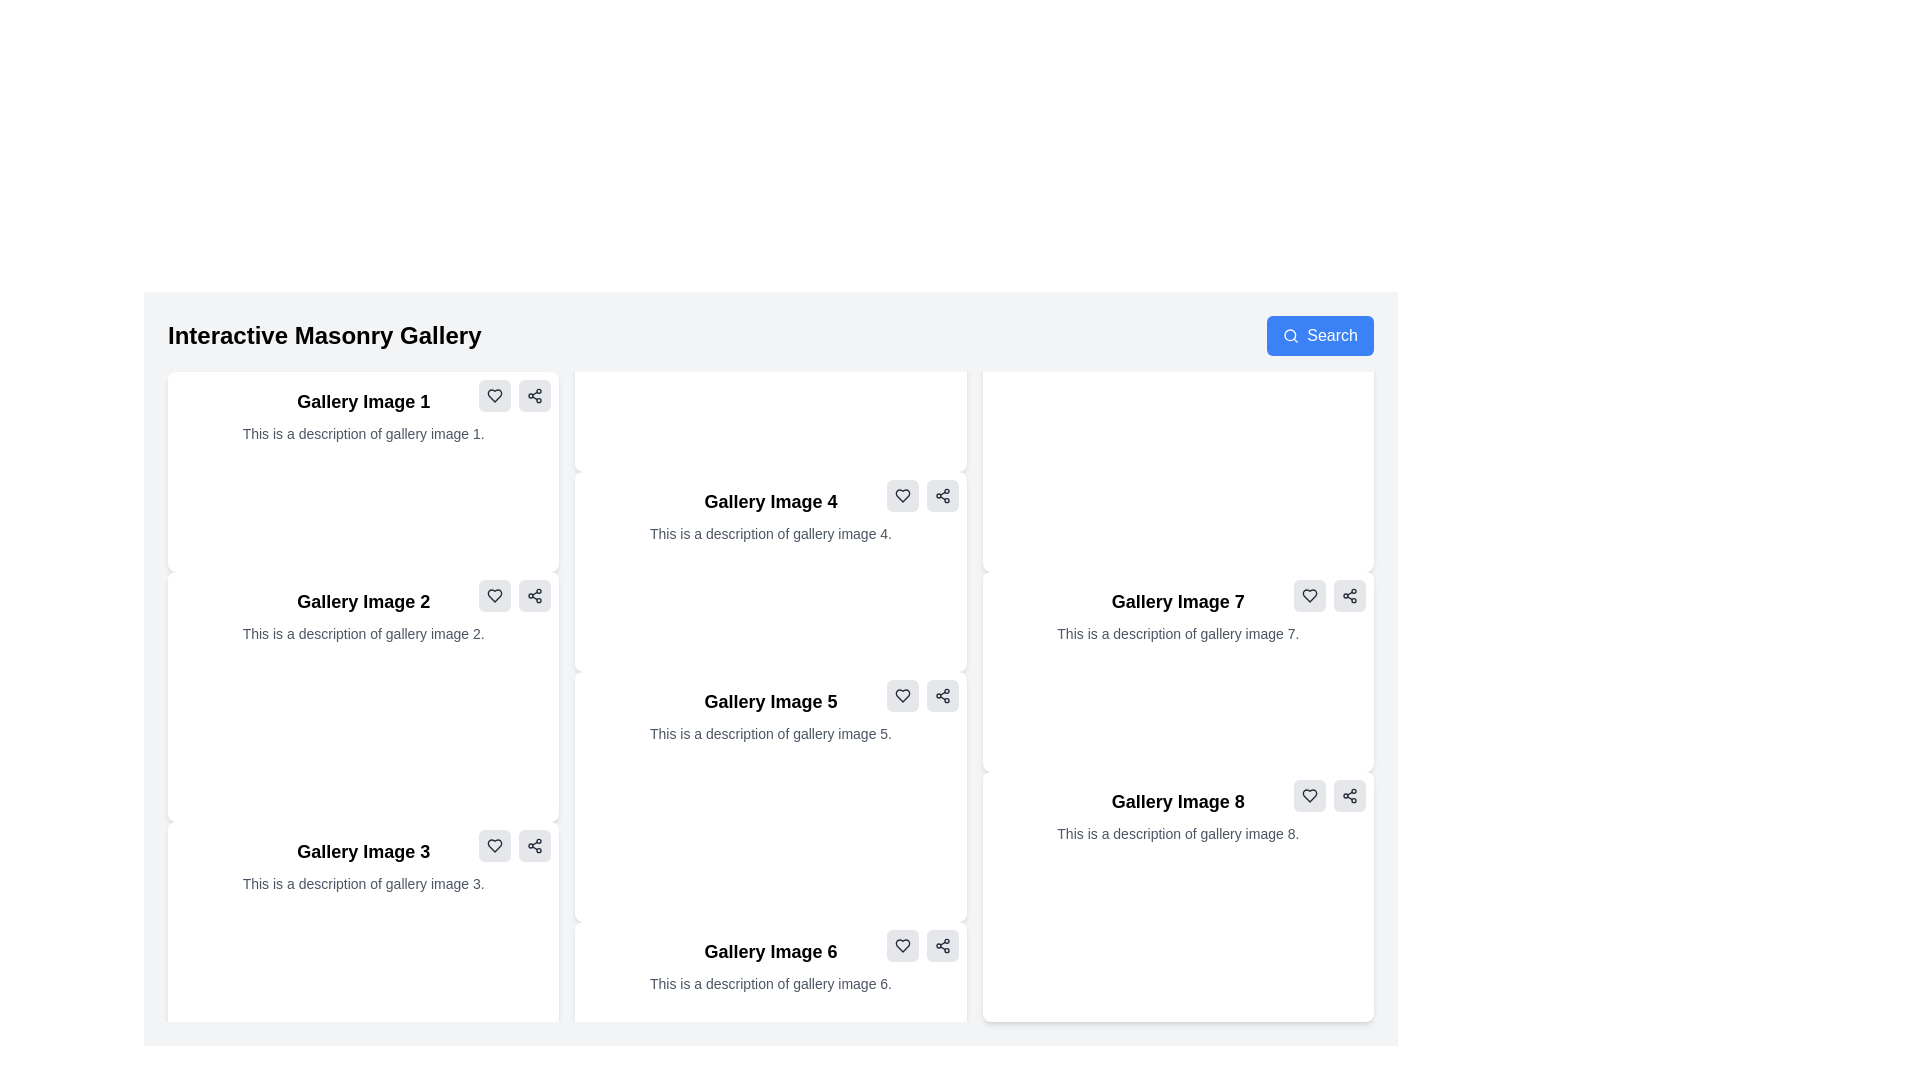  What do you see at coordinates (1349, 595) in the screenshot?
I see `the sharing icon button, which is a minimalist black outline representation of three circles connected by lines, located in the bottom-right corner of the 'Gallery Image 7' card, beside the like heart icon` at bounding box center [1349, 595].